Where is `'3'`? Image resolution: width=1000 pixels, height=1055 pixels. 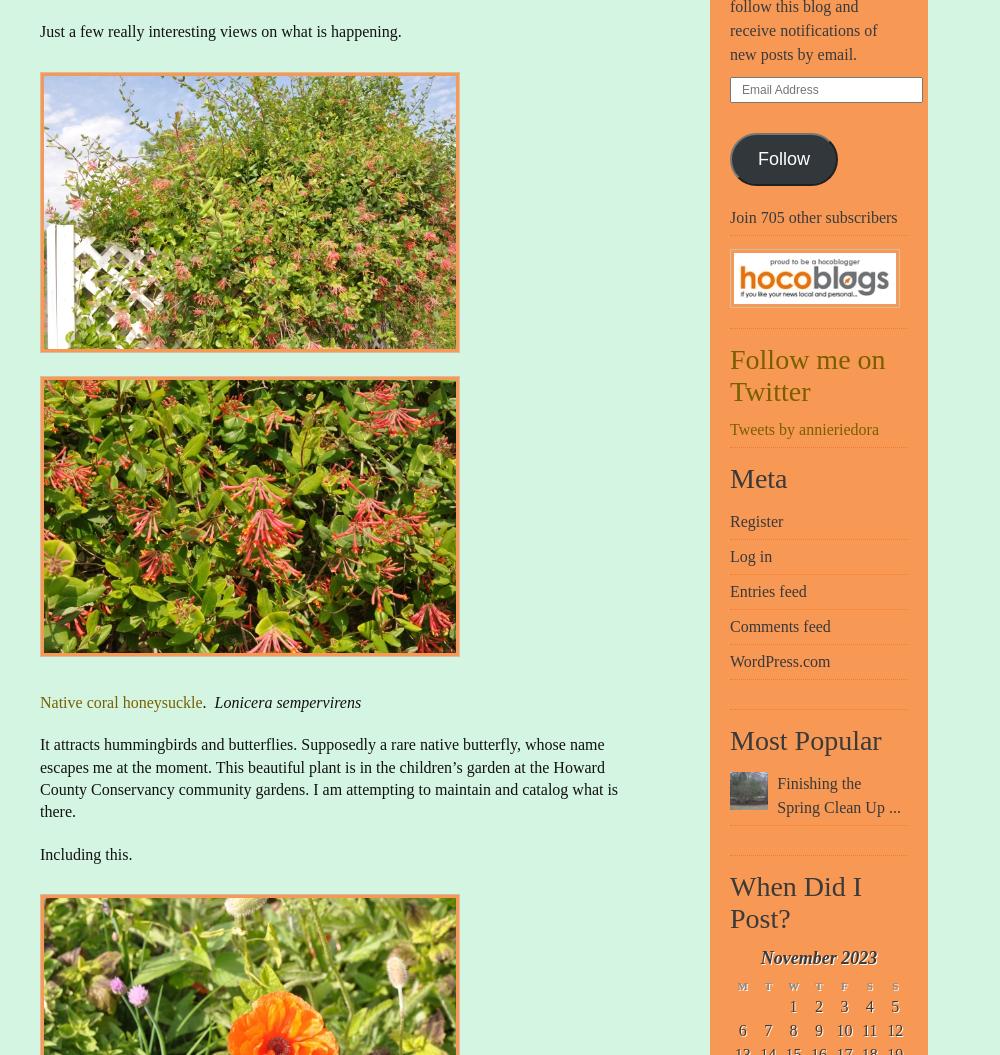 '3' is located at coordinates (843, 1004).